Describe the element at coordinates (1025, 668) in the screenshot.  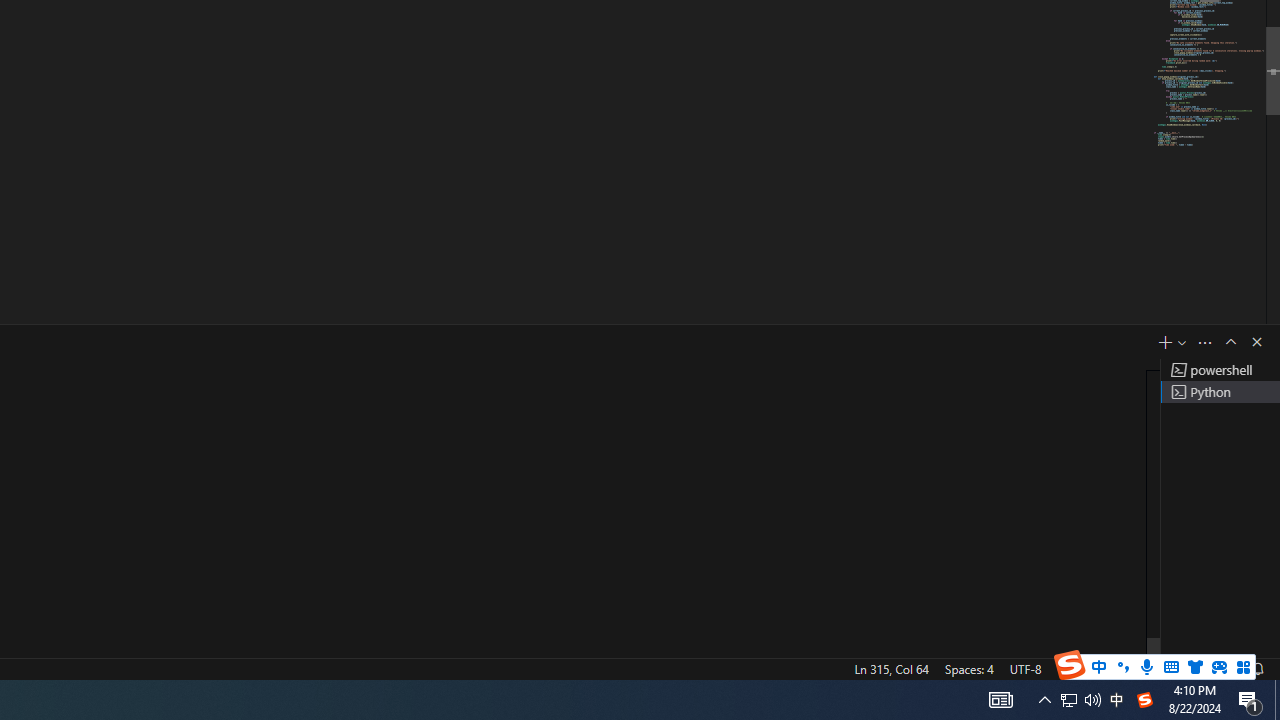
I see `'UTF-8'` at that location.